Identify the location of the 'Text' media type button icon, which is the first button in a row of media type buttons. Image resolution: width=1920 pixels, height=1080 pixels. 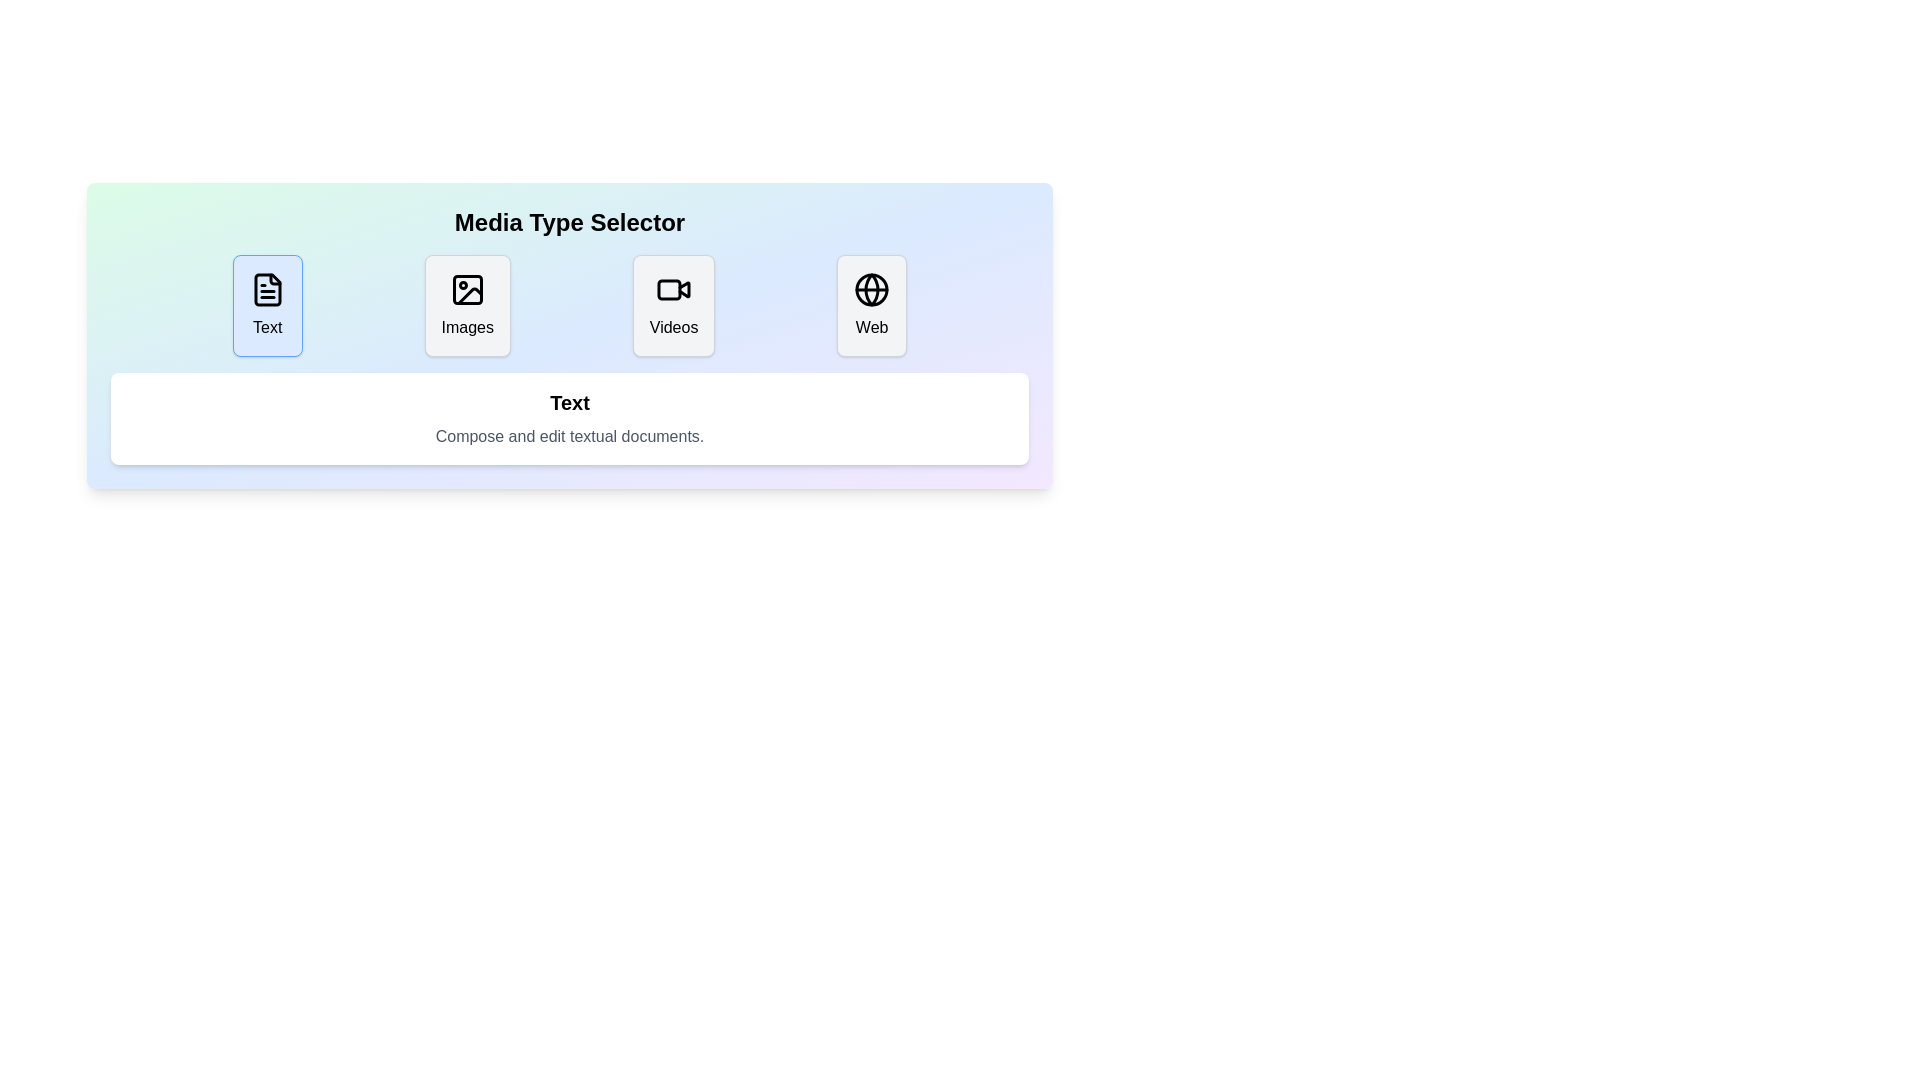
(266, 289).